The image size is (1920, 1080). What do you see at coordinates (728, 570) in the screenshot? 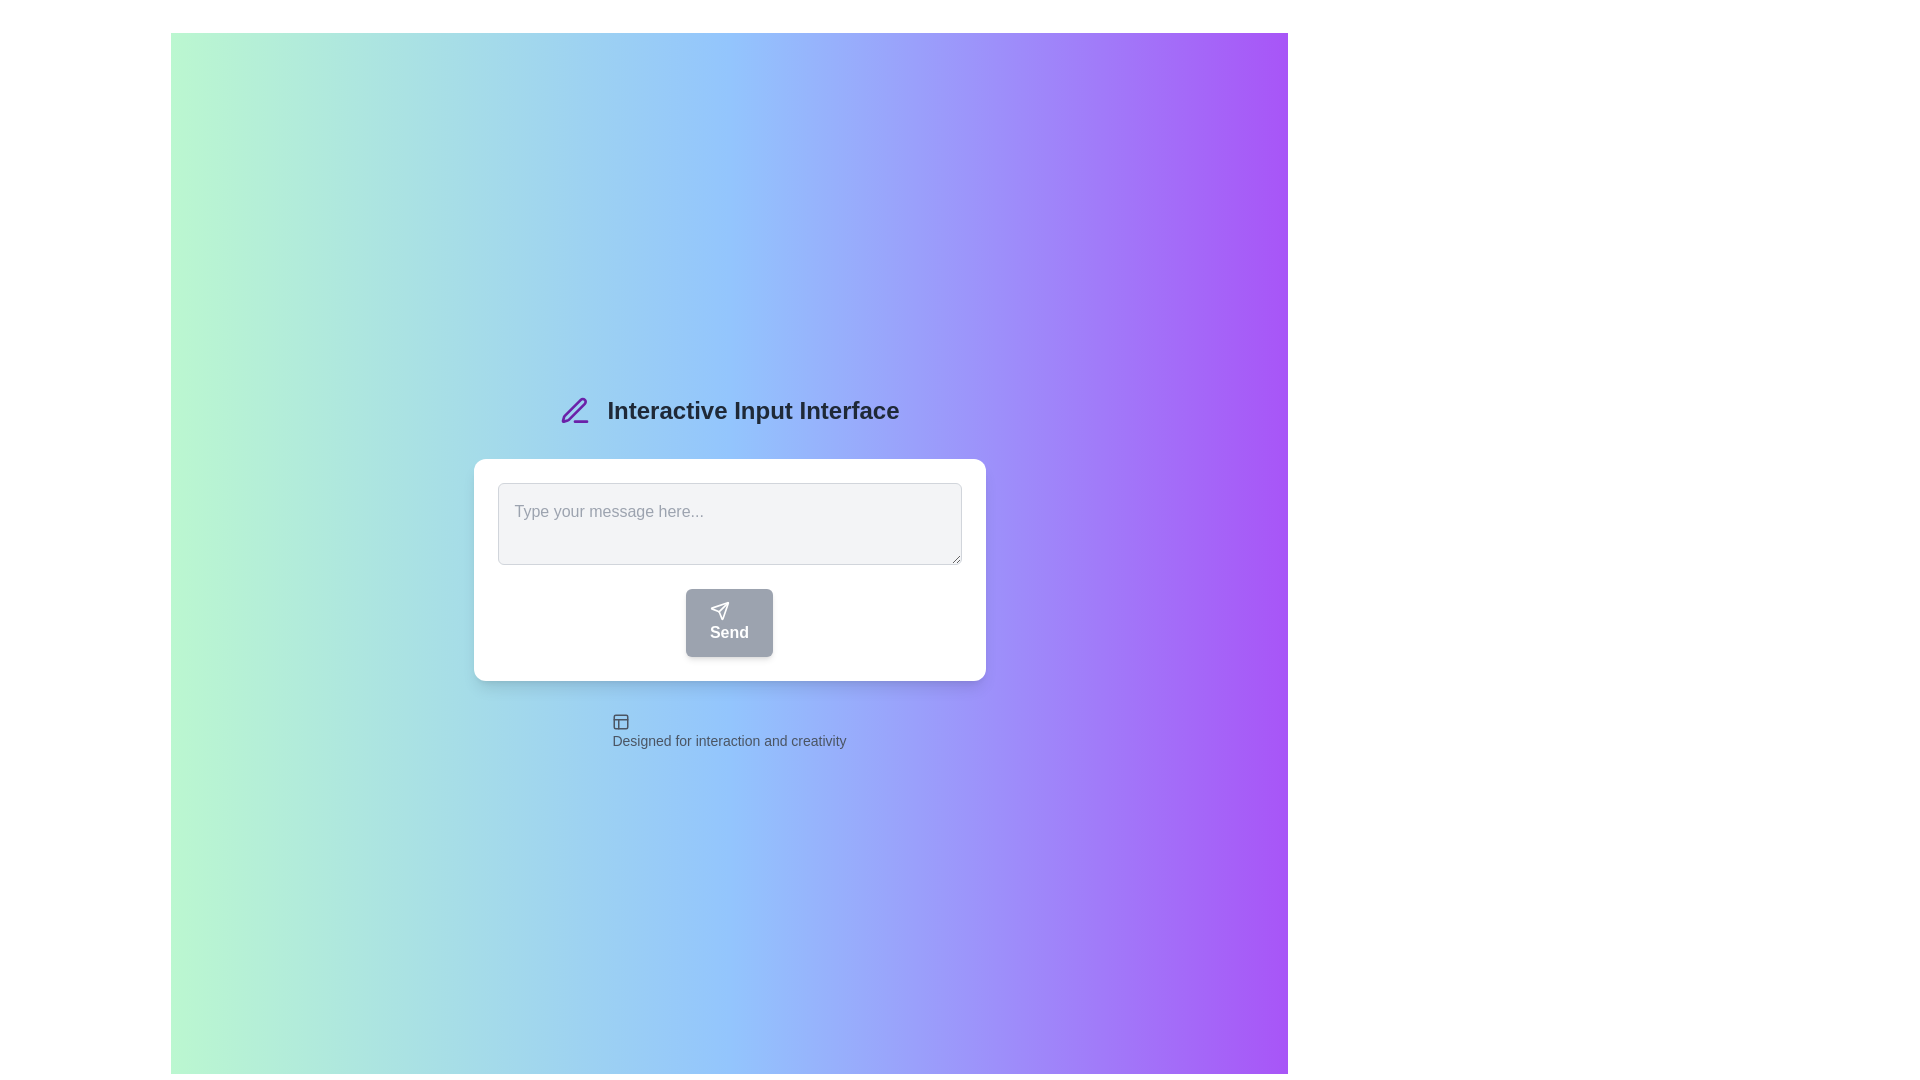
I see `the 'Send' button in the messaging interface` at bounding box center [728, 570].